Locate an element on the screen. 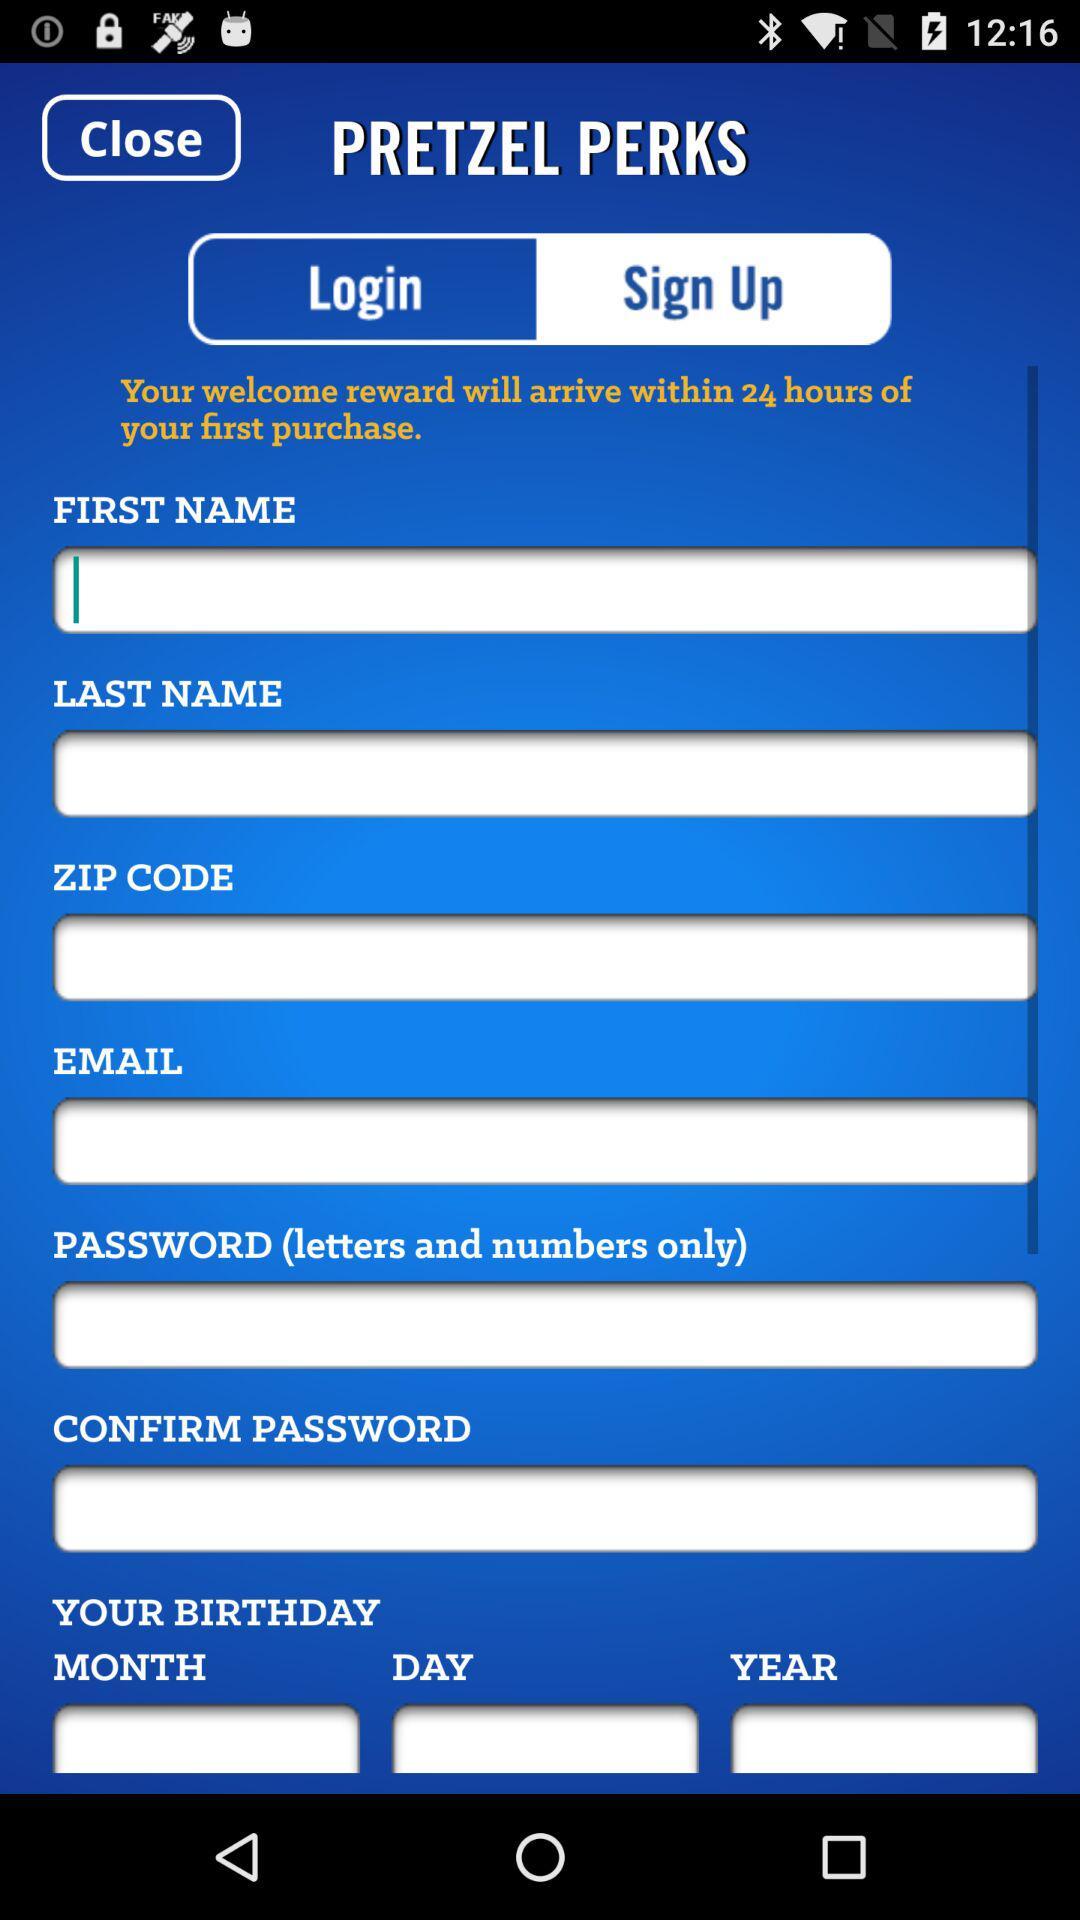  e-mail adress is located at coordinates (545, 1141).